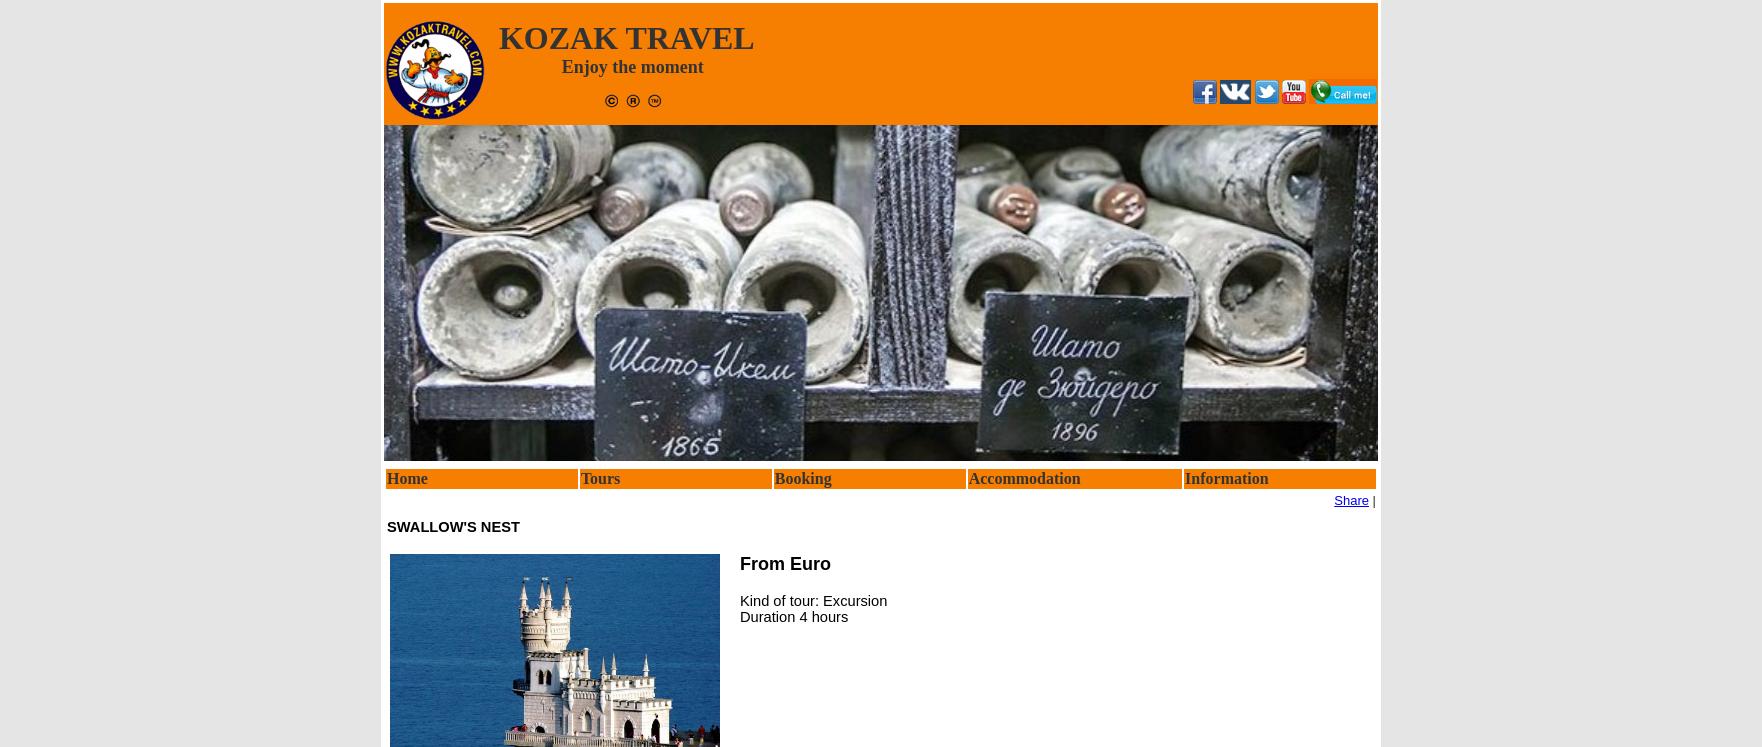 The height and width of the screenshot is (747, 1762). What do you see at coordinates (1230, 587) in the screenshot?
I see `'Info Crimea'` at bounding box center [1230, 587].